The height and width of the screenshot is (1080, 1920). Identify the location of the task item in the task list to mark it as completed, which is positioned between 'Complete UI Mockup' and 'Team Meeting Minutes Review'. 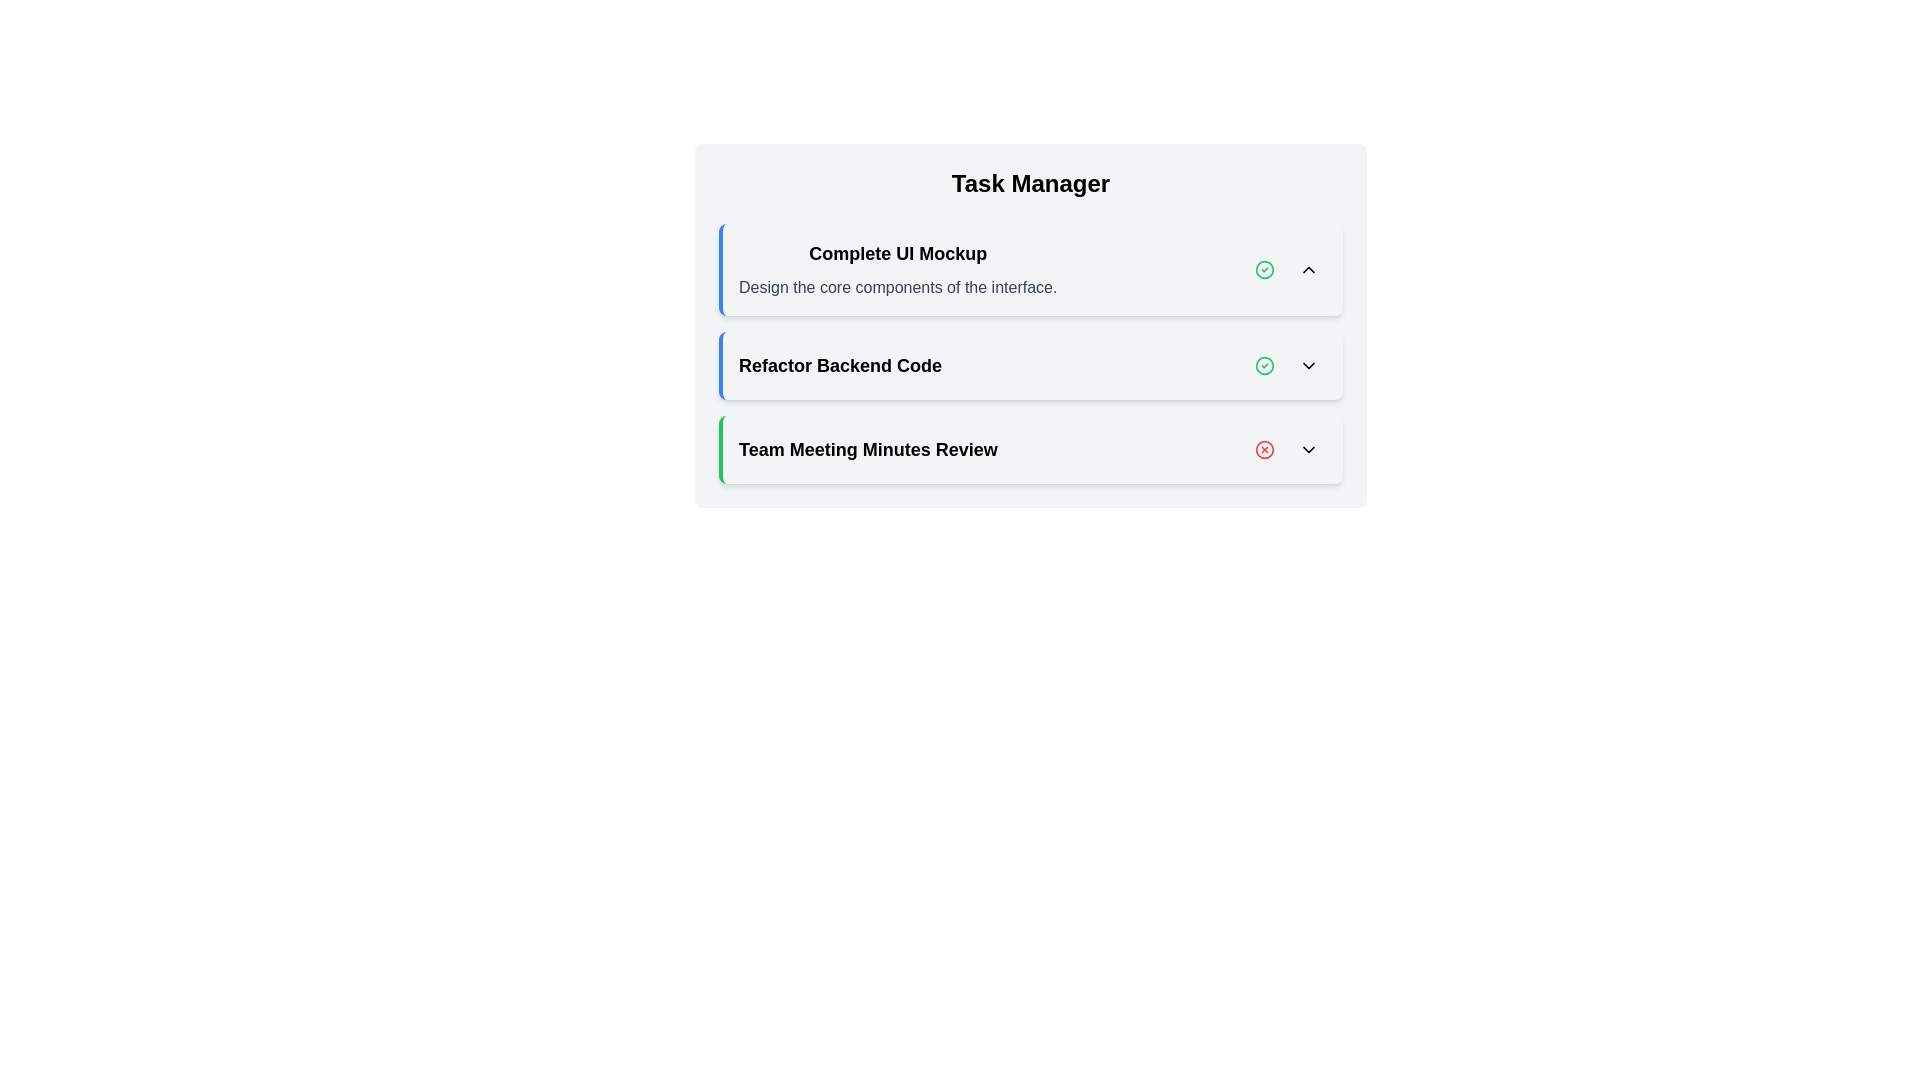
(1032, 366).